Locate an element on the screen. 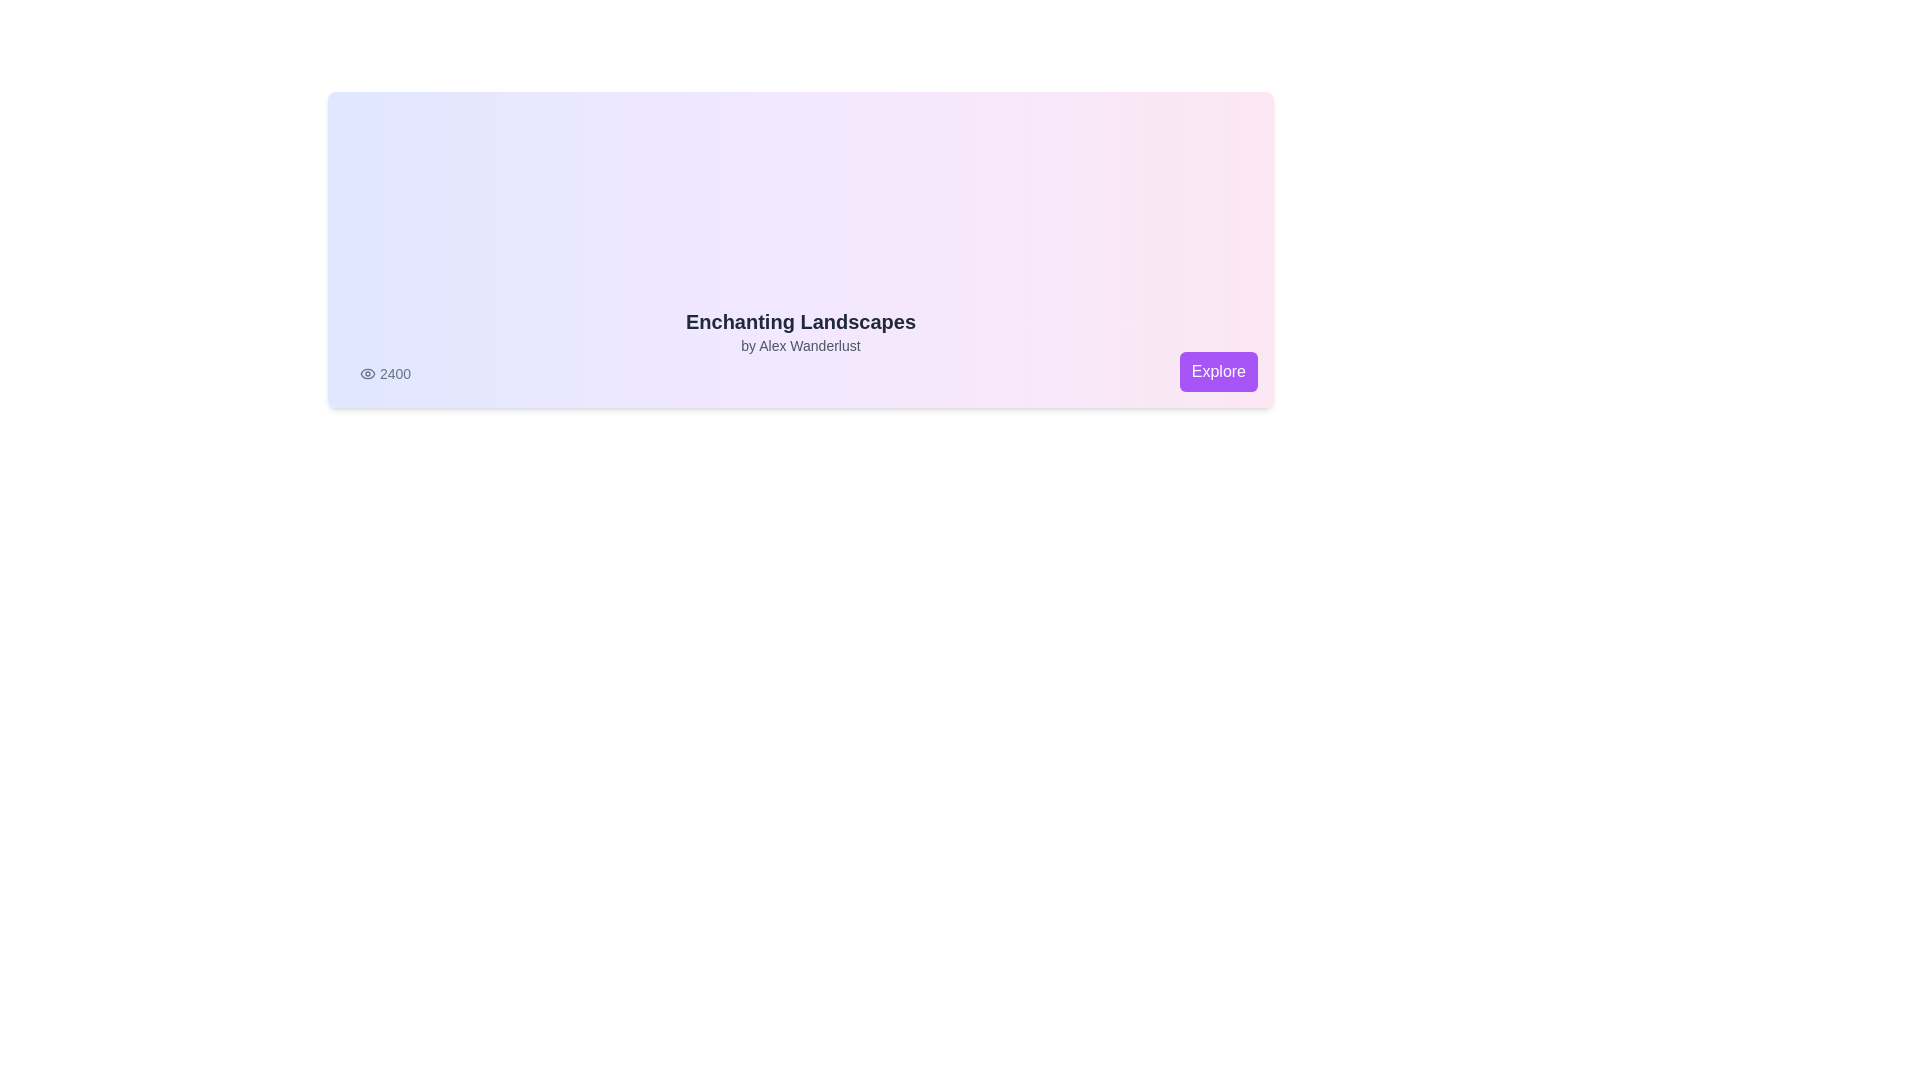 This screenshot has width=1920, height=1080. the text label displaying '2400' that indicates a count or statistic associated with the eye-shaped icon in the bottom-left section of the card titled 'Enchanting Landscapes' is located at coordinates (395, 374).